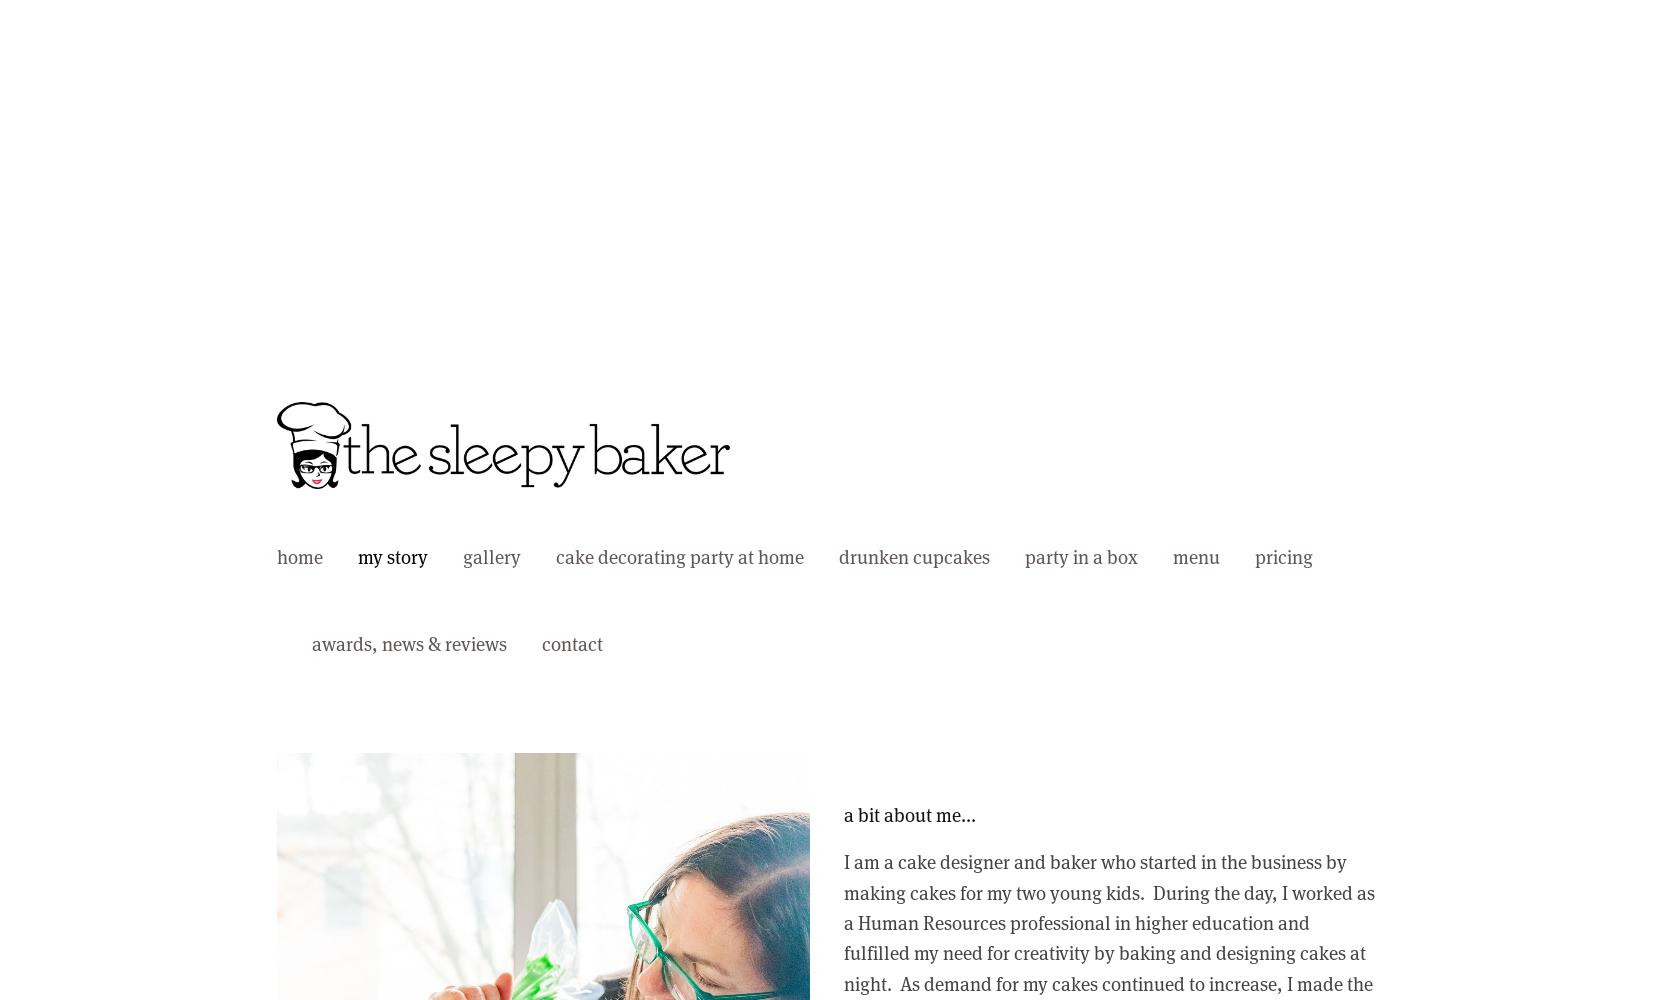  I want to click on 'home', so click(276, 556).